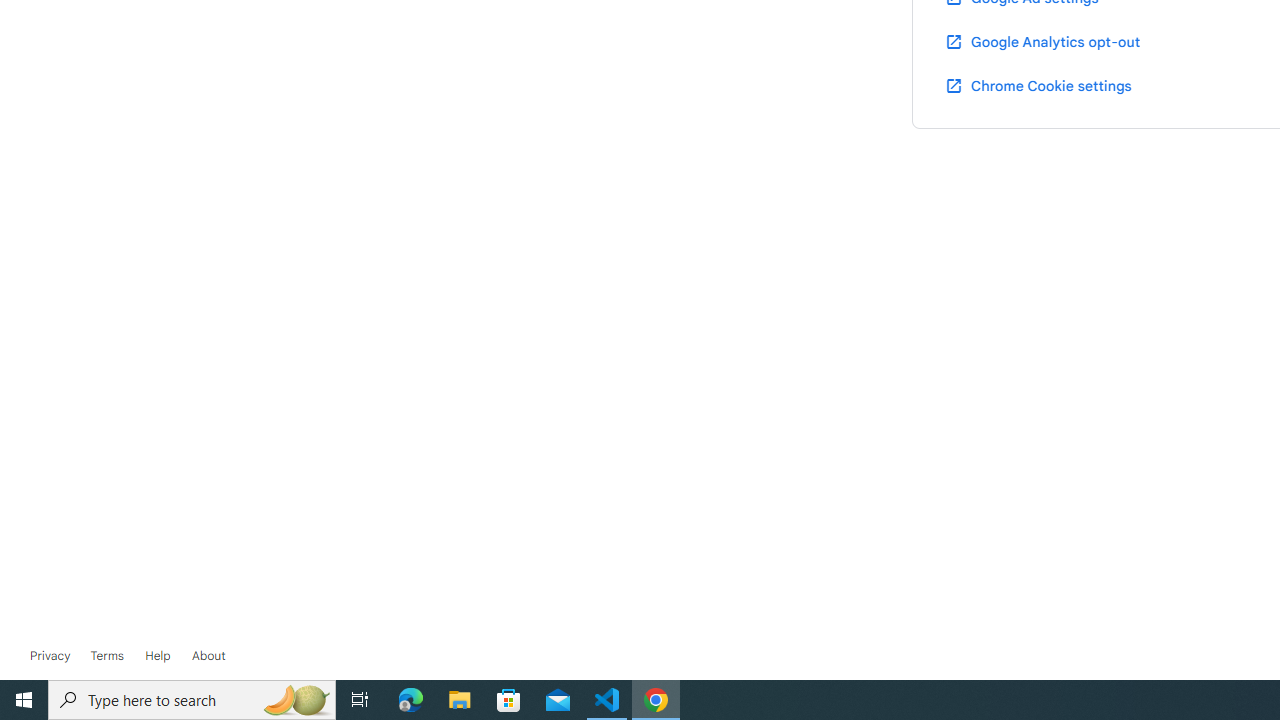 The width and height of the screenshot is (1280, 720). Describe the element at coordinates (105, 655) in the screenshot. I see `'Terms'` at that location.